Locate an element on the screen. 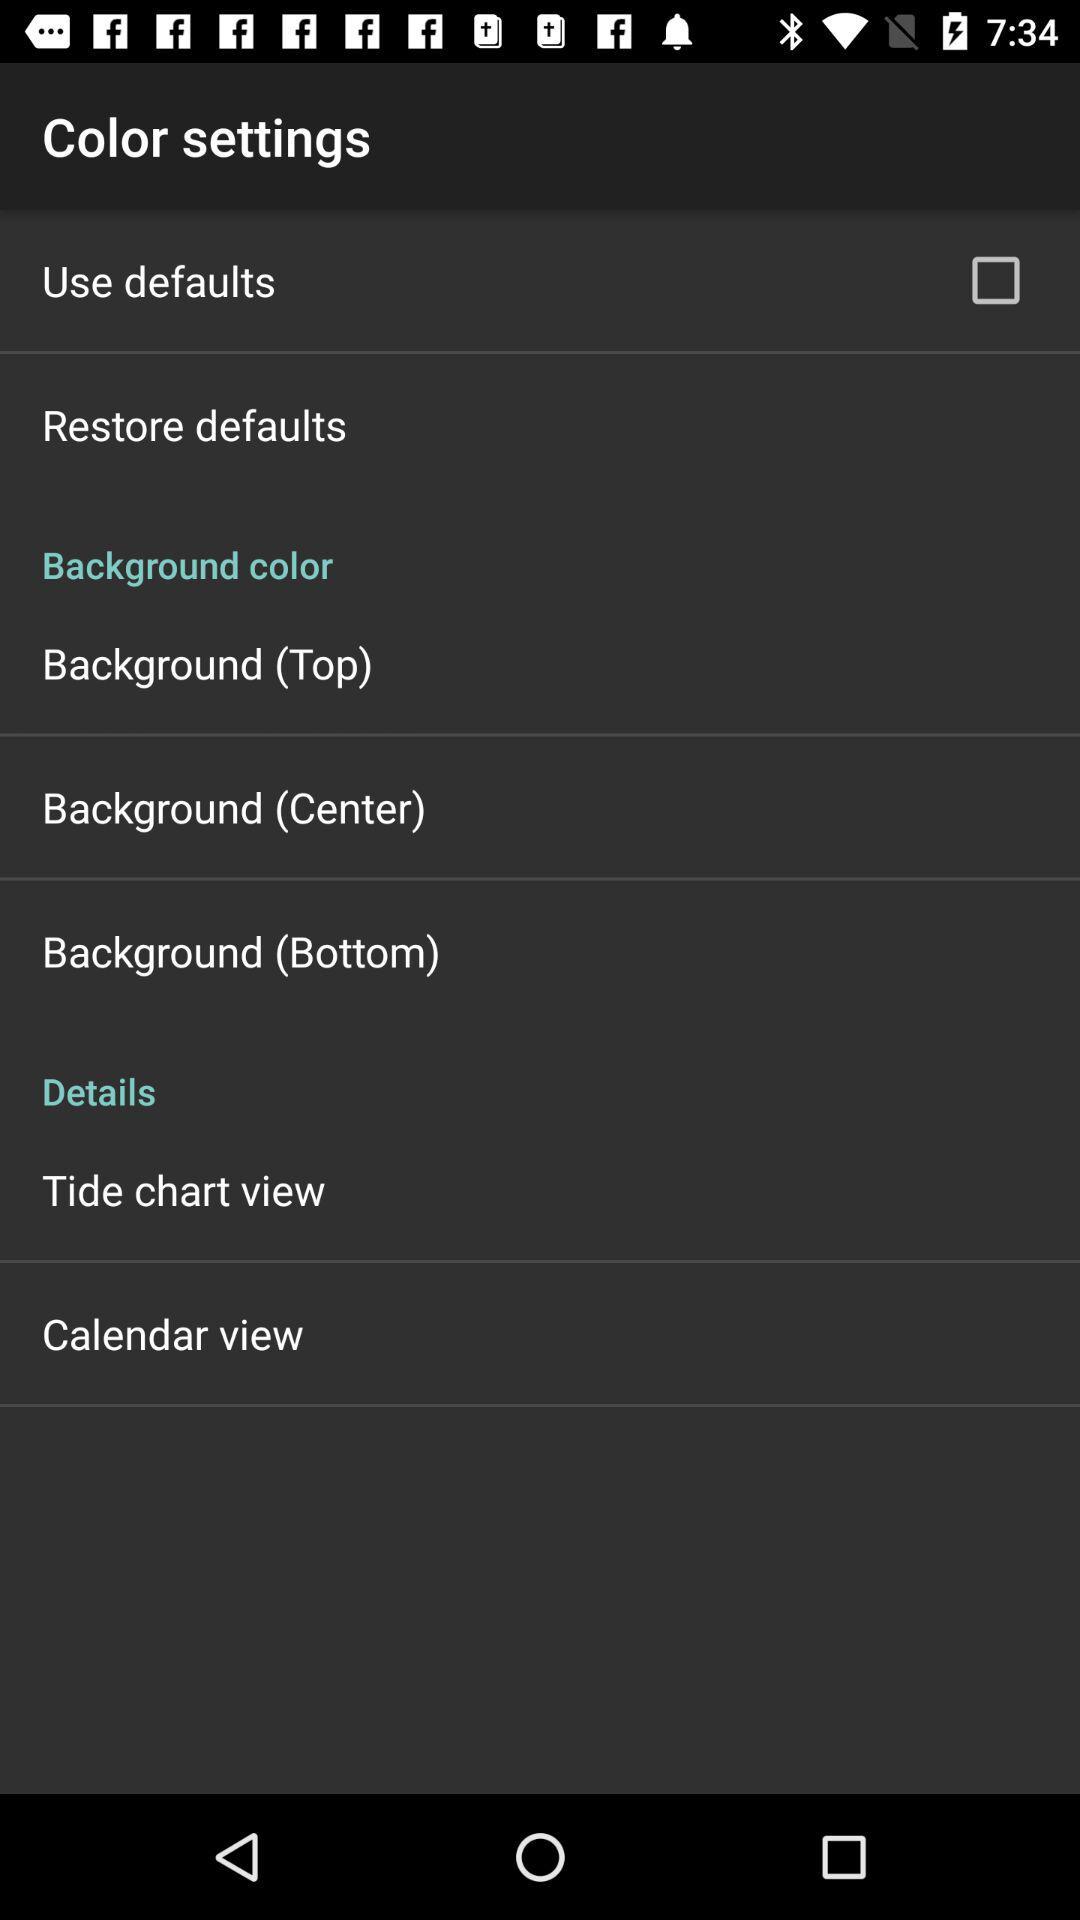 The height and width of the screenshot is (1920, 1080). icon below details icon is located at coordinates (183, 1189).